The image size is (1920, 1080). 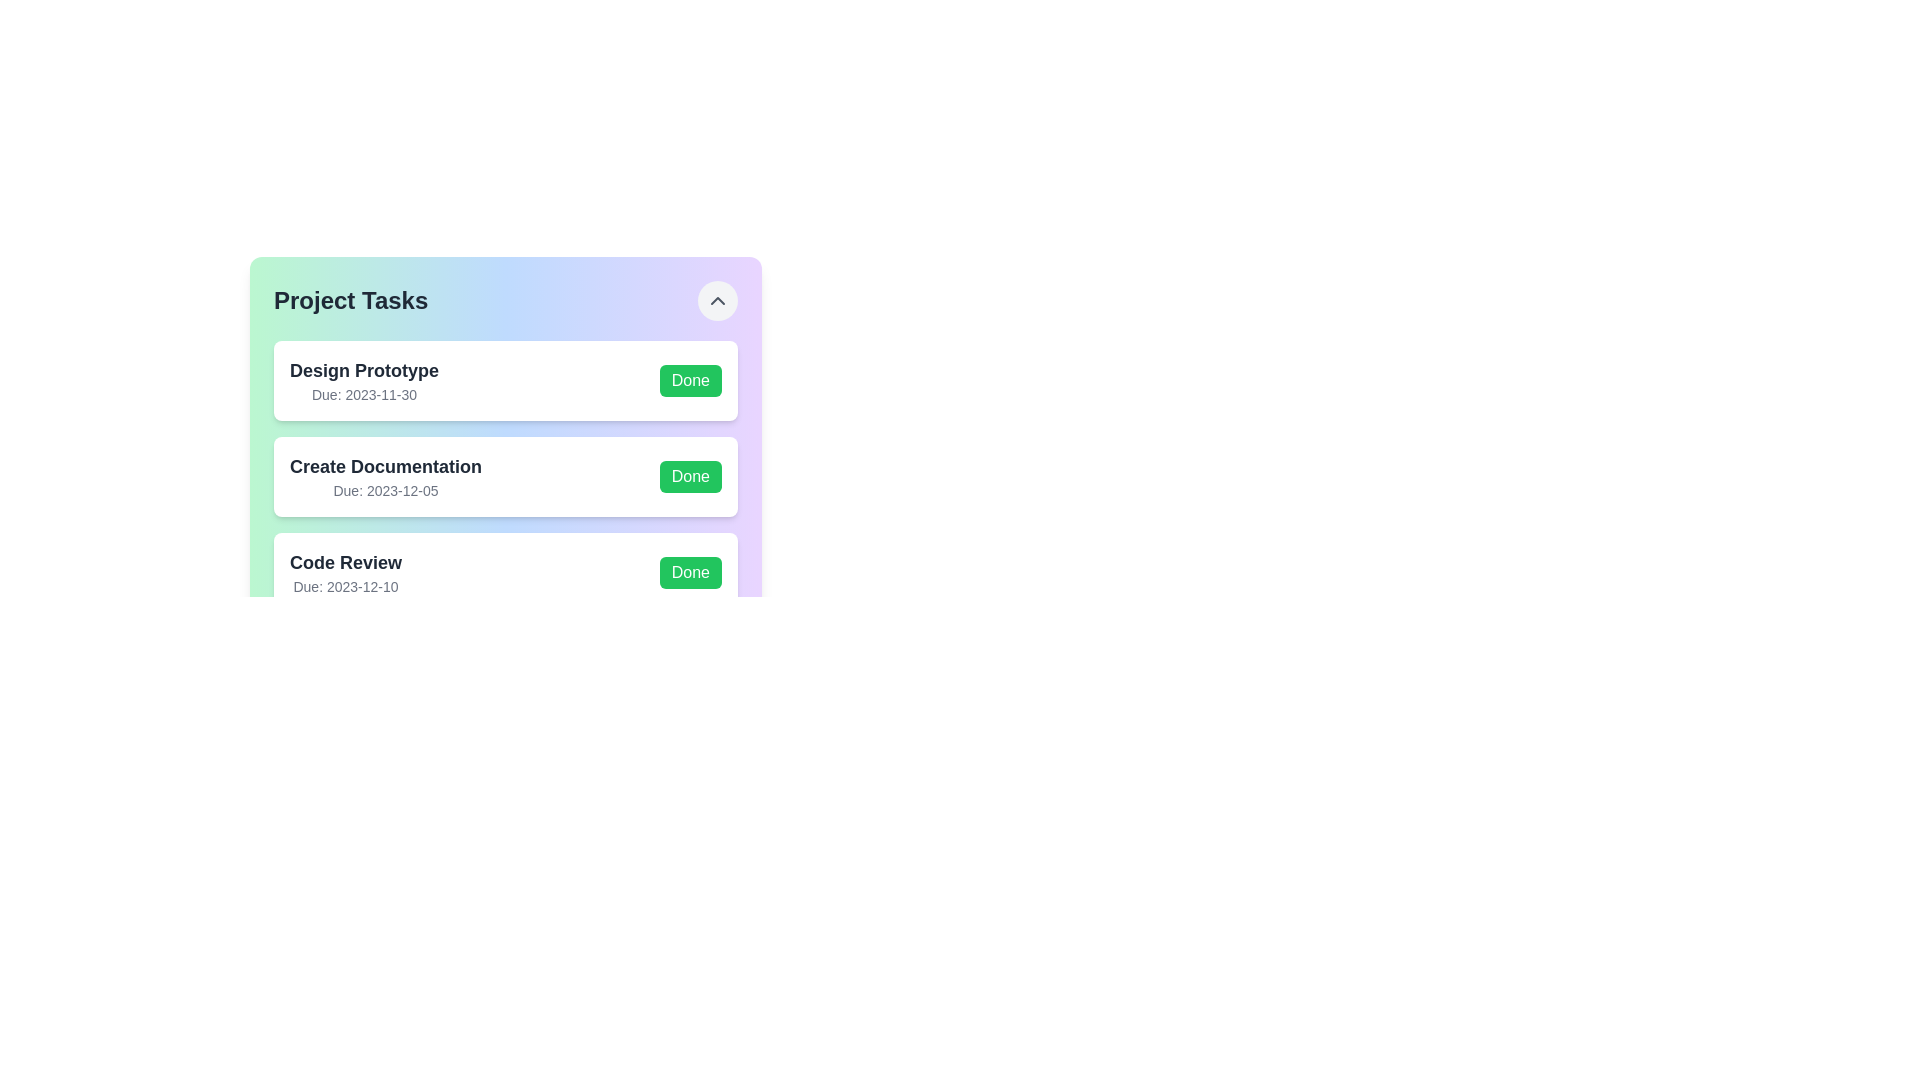 I want to click on the expand/collapse button to toggle the visibility of the task list, so click(x=718, y=300).